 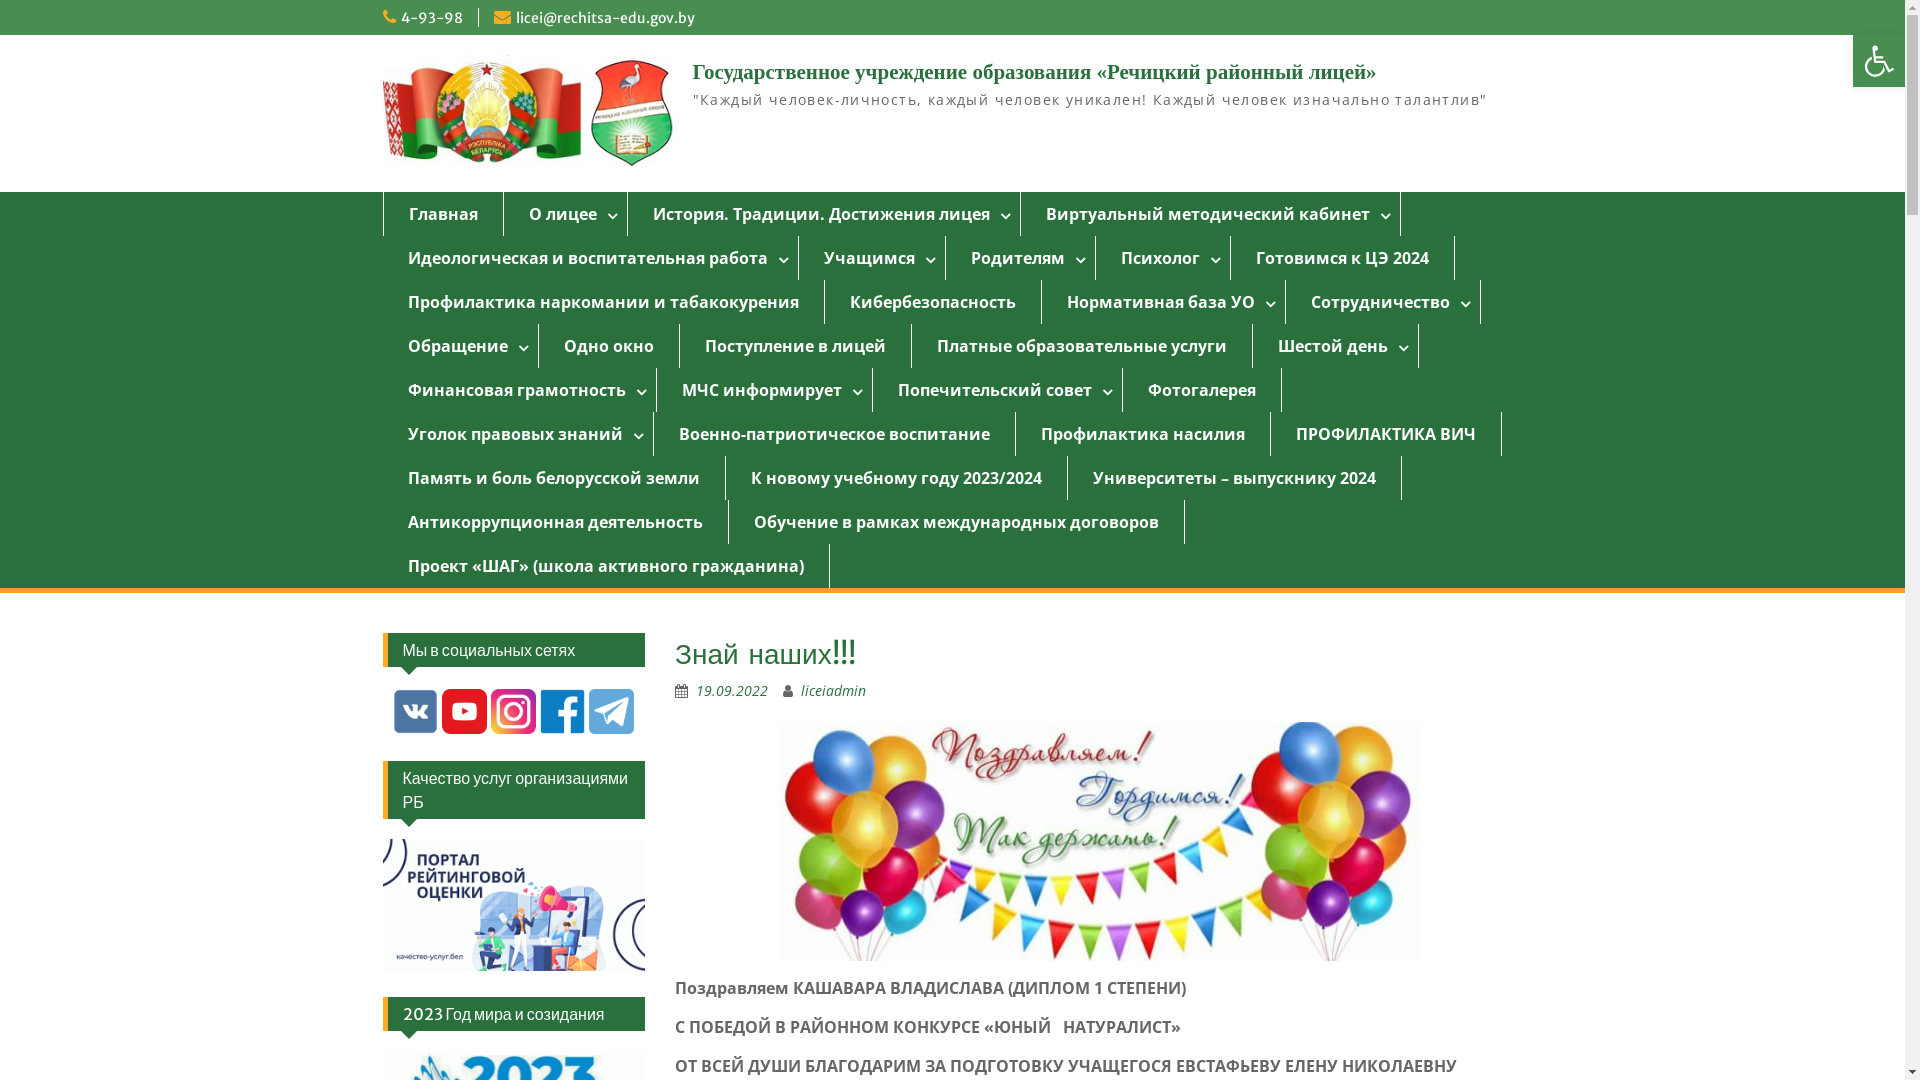 I want to click on 'Facebook', so click(x=561, y=710).